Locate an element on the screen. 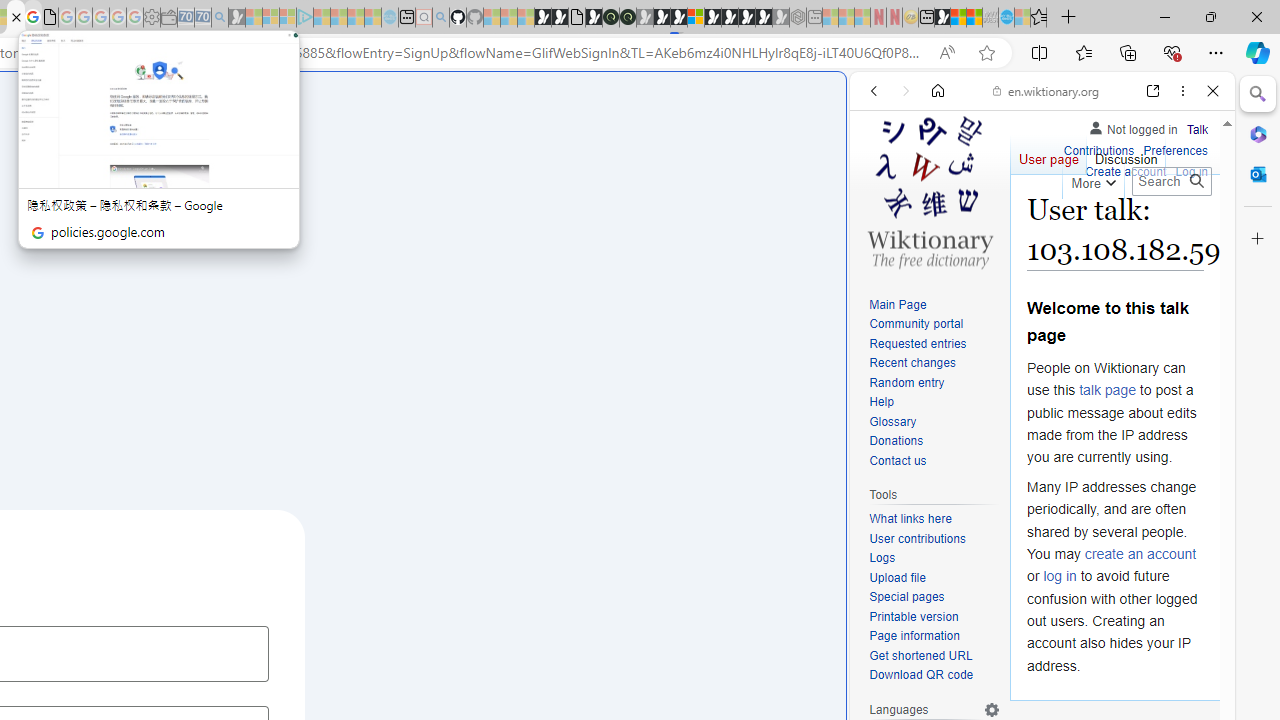  'Upload file' is located at coordinates (896, 577).